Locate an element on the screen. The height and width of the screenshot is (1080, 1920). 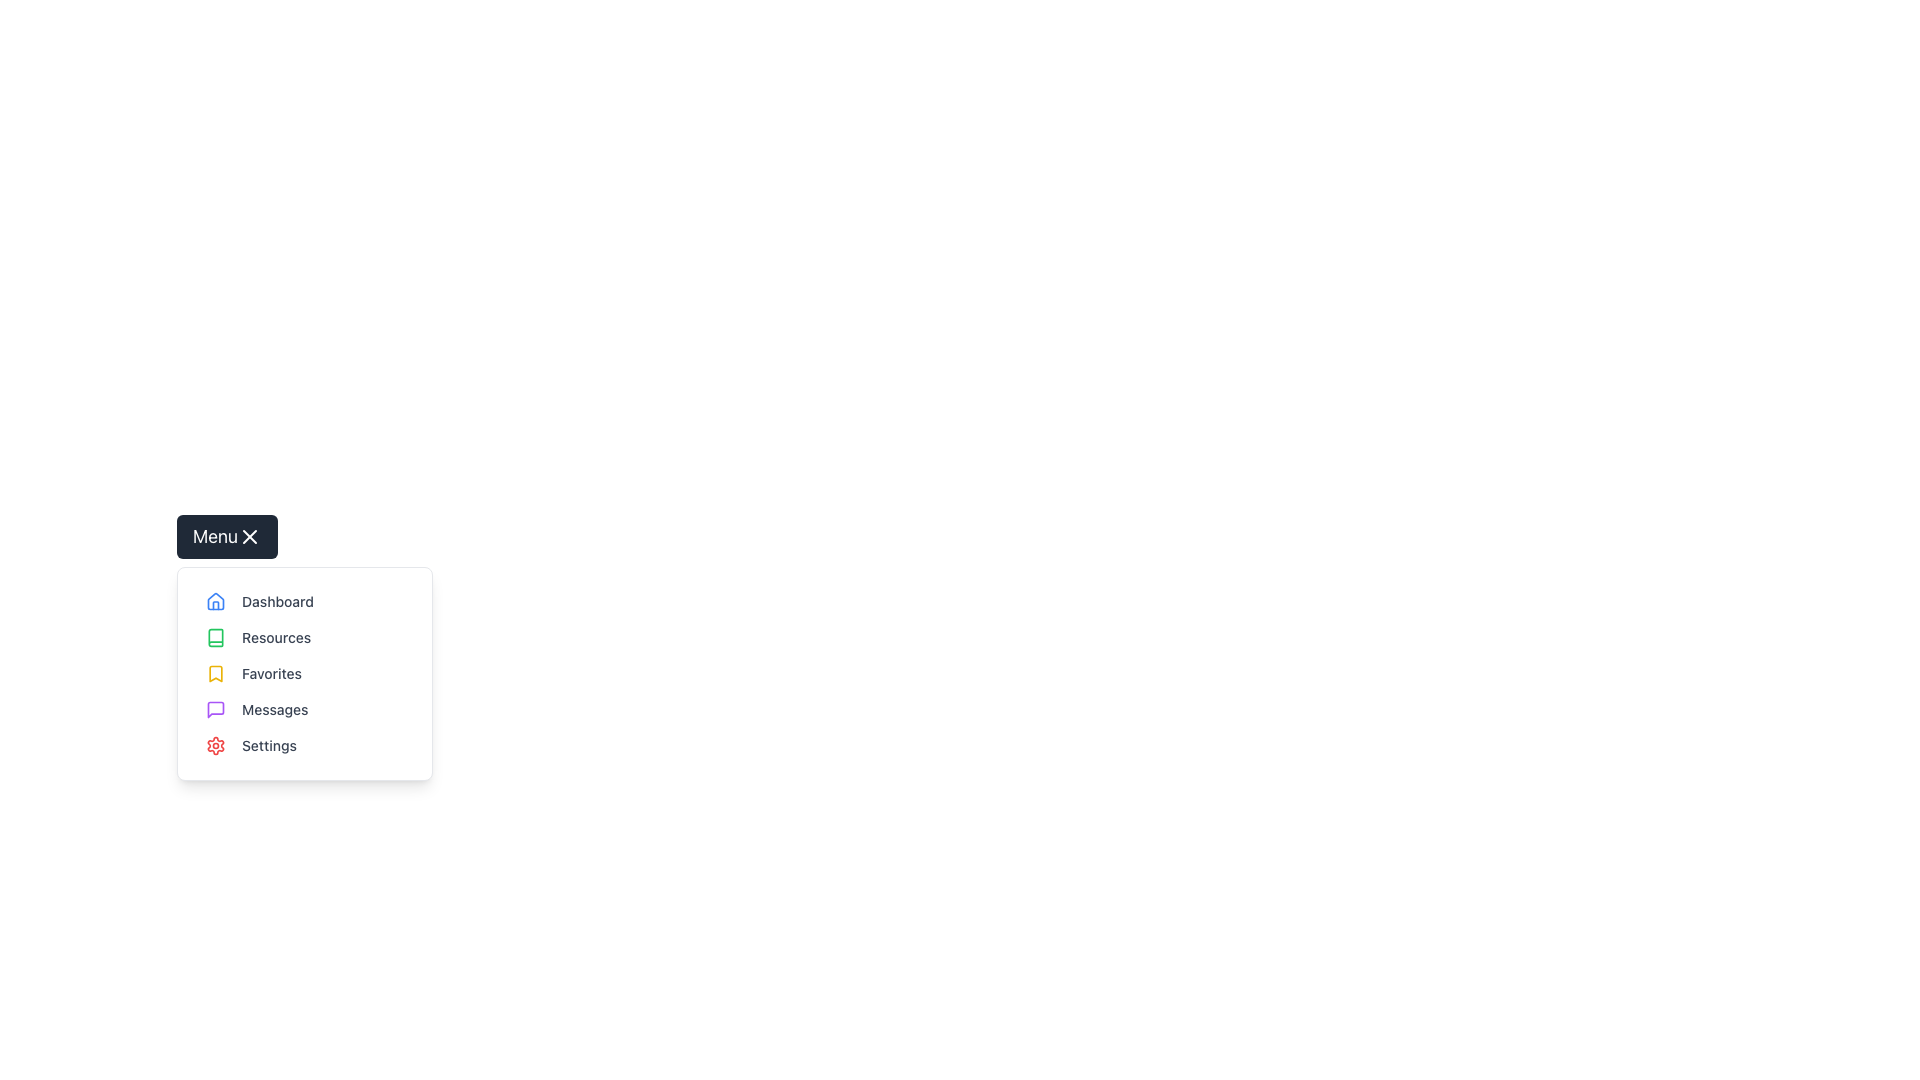
the purple speech bubble icon is located at coordinates (216, 708).